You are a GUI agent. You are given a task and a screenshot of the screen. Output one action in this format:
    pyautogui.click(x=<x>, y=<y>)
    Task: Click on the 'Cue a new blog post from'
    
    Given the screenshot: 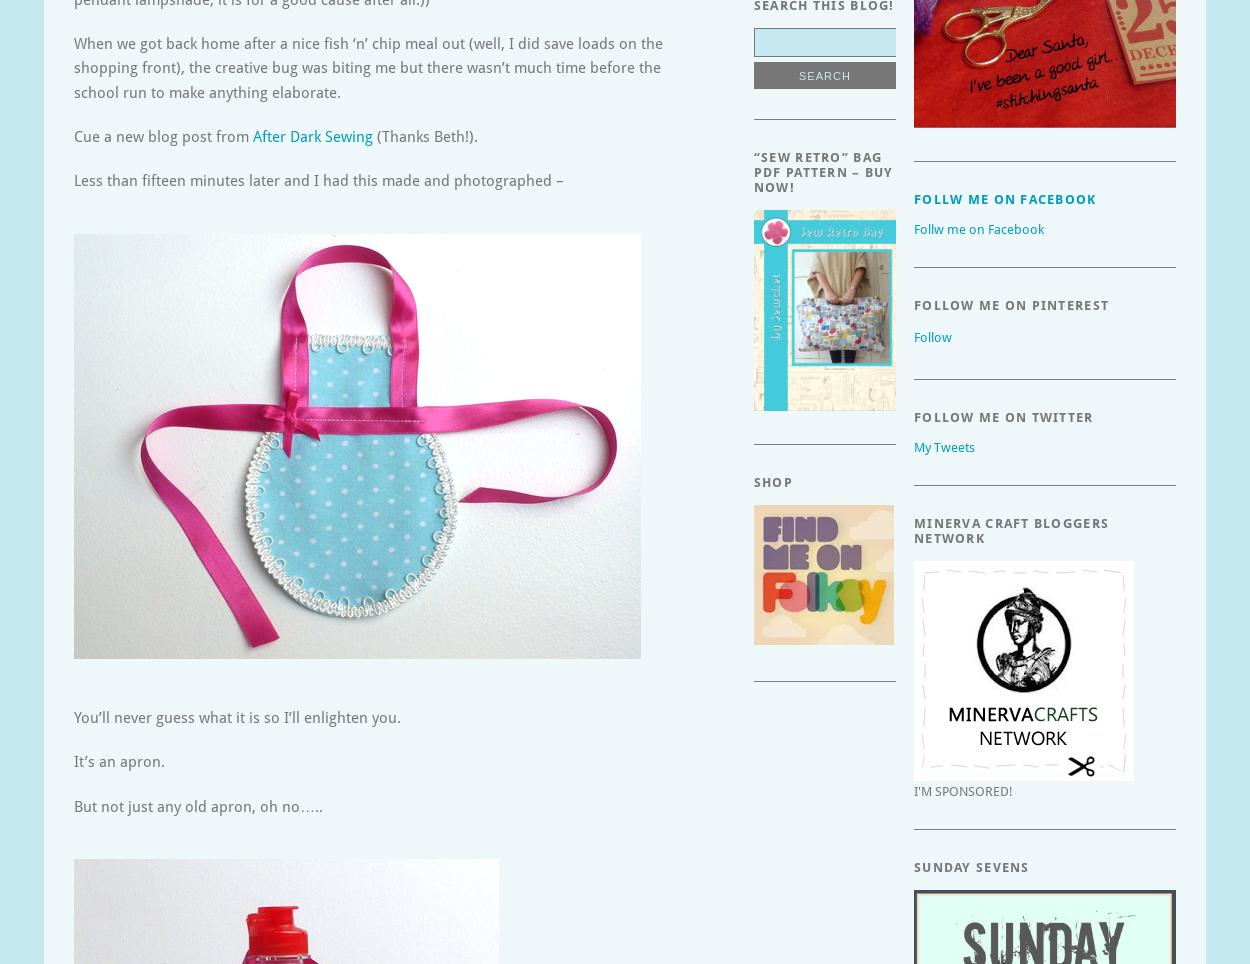 What is the action you would take?
    pyautogui.click(x=163, y=136)
    